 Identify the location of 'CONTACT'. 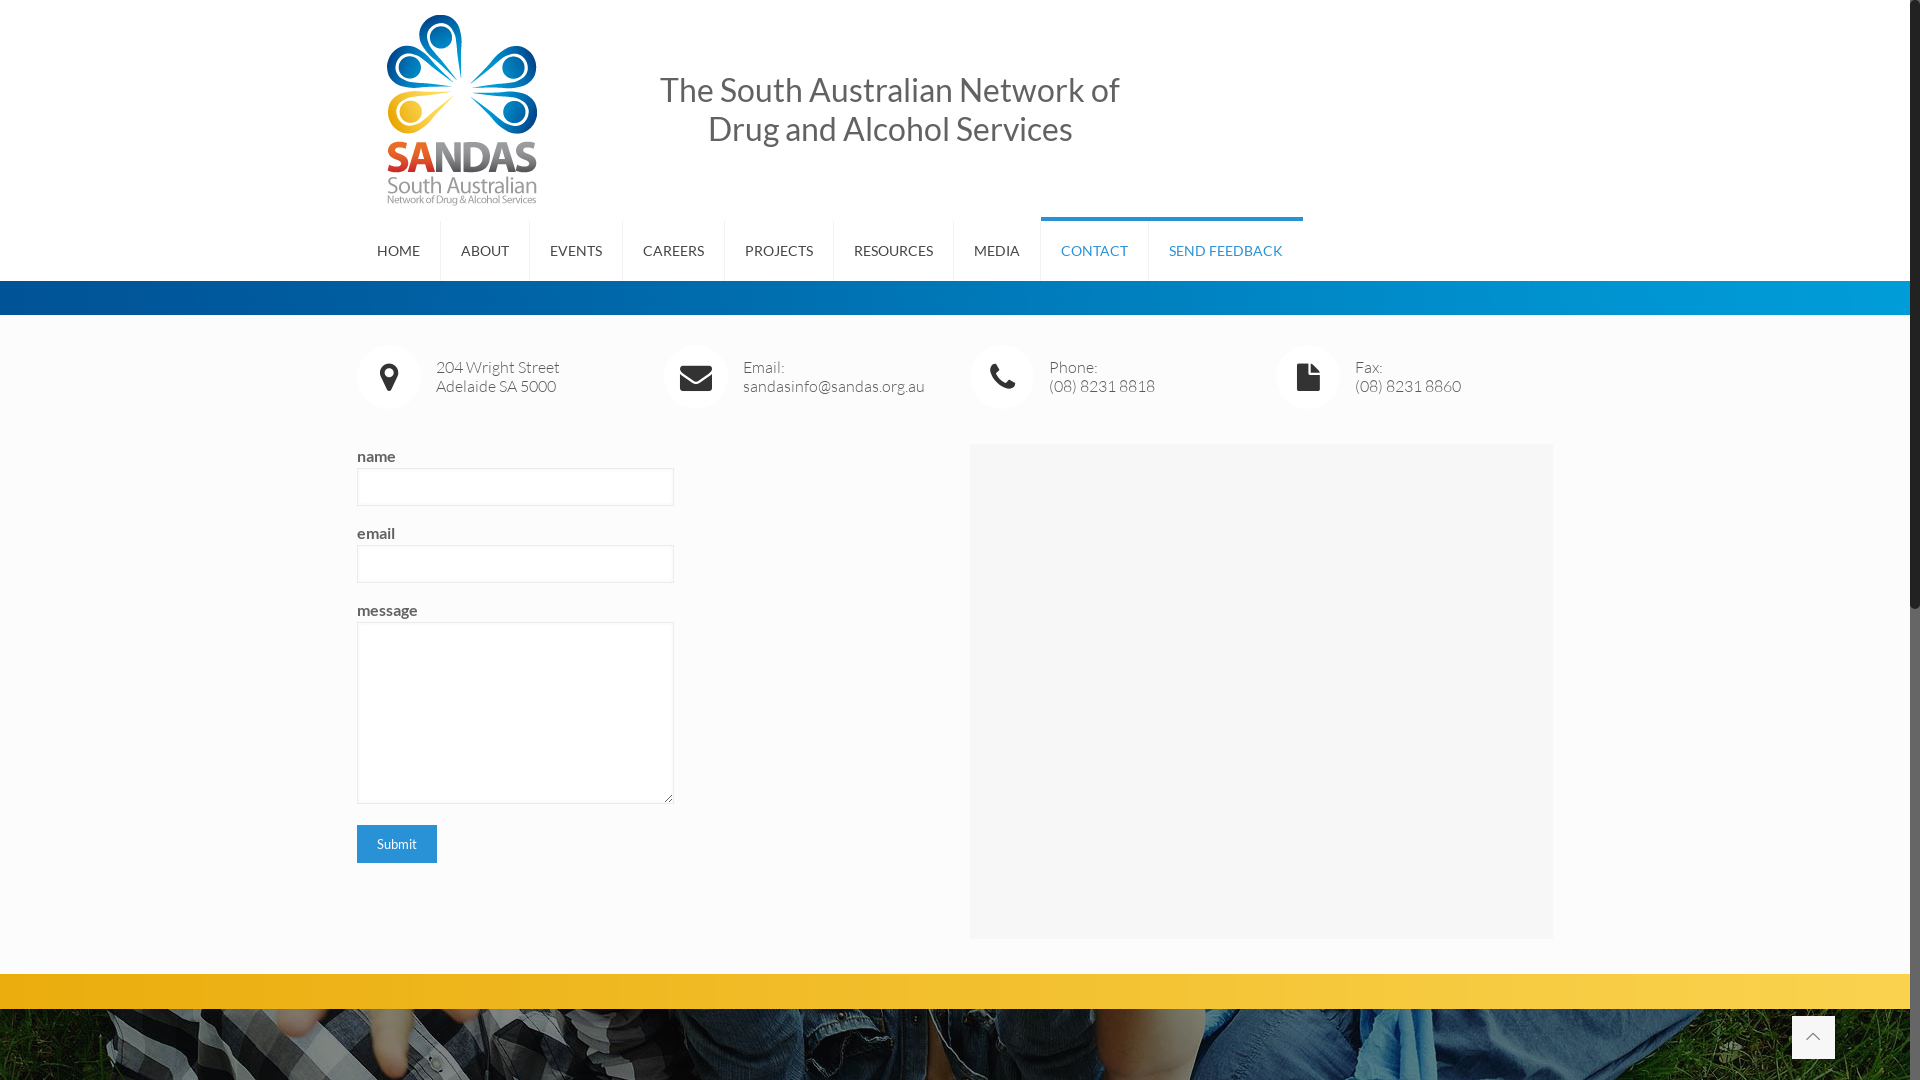
(1093, 249).